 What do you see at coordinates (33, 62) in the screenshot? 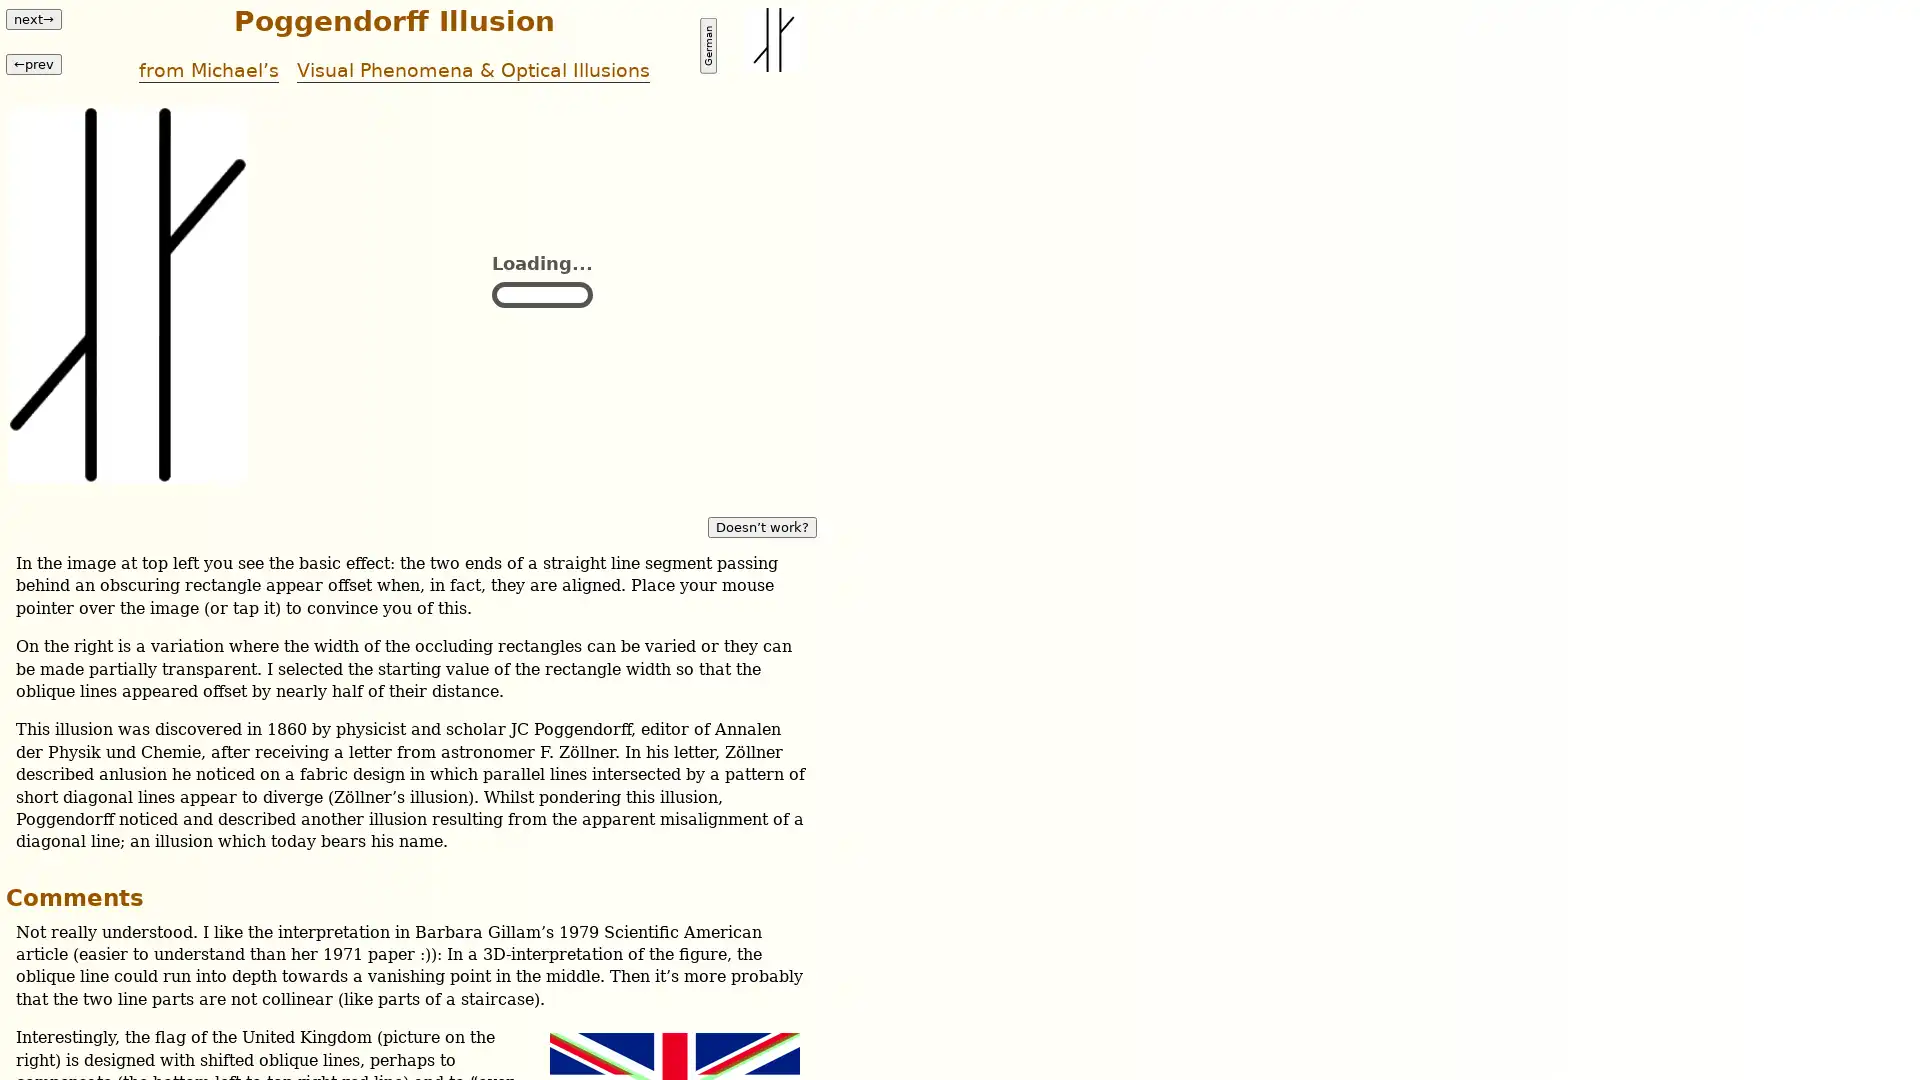
I see `prev` at bounding box center [33, 62].